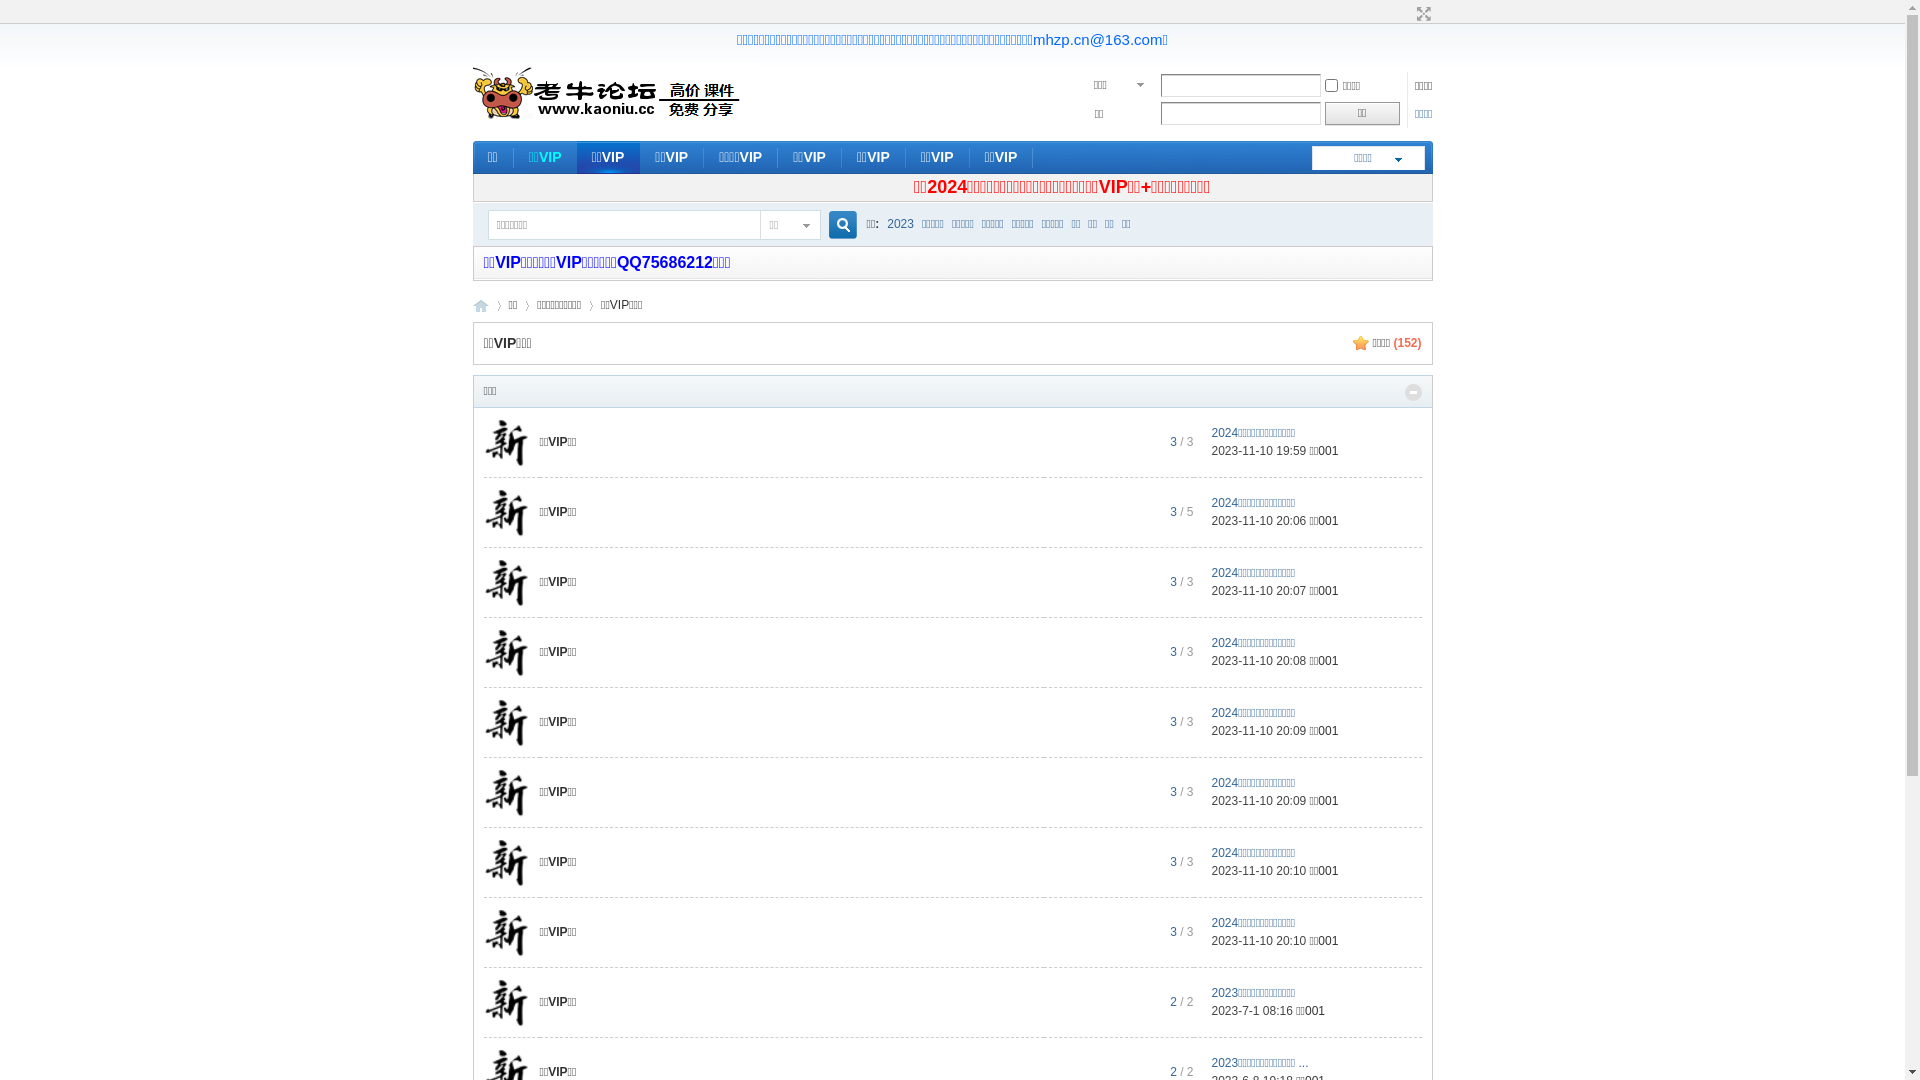 Image resolution: width=1920 pixels, height=1080 pixels. What do you see at coordinates (899, 223) in the screenshot?
I see `'2023'` at bounding box center [899, 223].